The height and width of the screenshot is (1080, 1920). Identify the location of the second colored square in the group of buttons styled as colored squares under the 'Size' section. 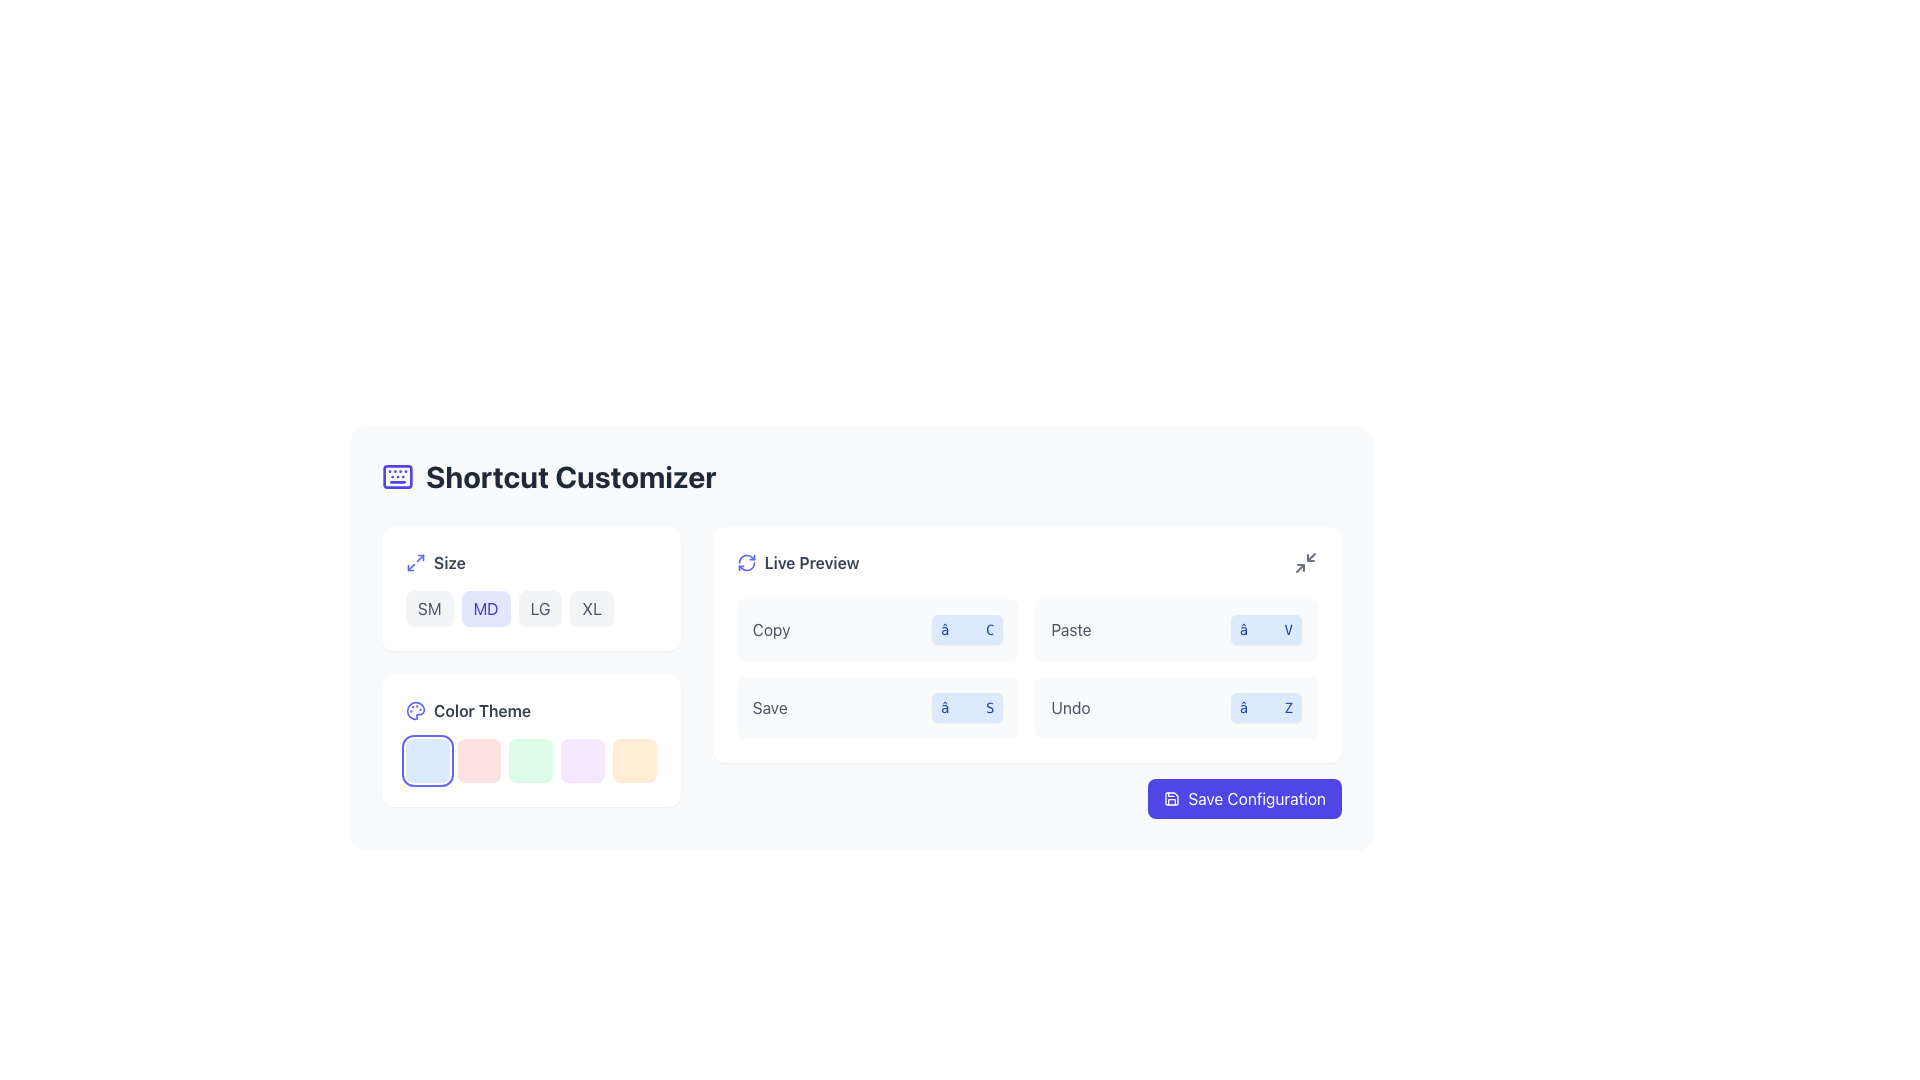
(531, 740).